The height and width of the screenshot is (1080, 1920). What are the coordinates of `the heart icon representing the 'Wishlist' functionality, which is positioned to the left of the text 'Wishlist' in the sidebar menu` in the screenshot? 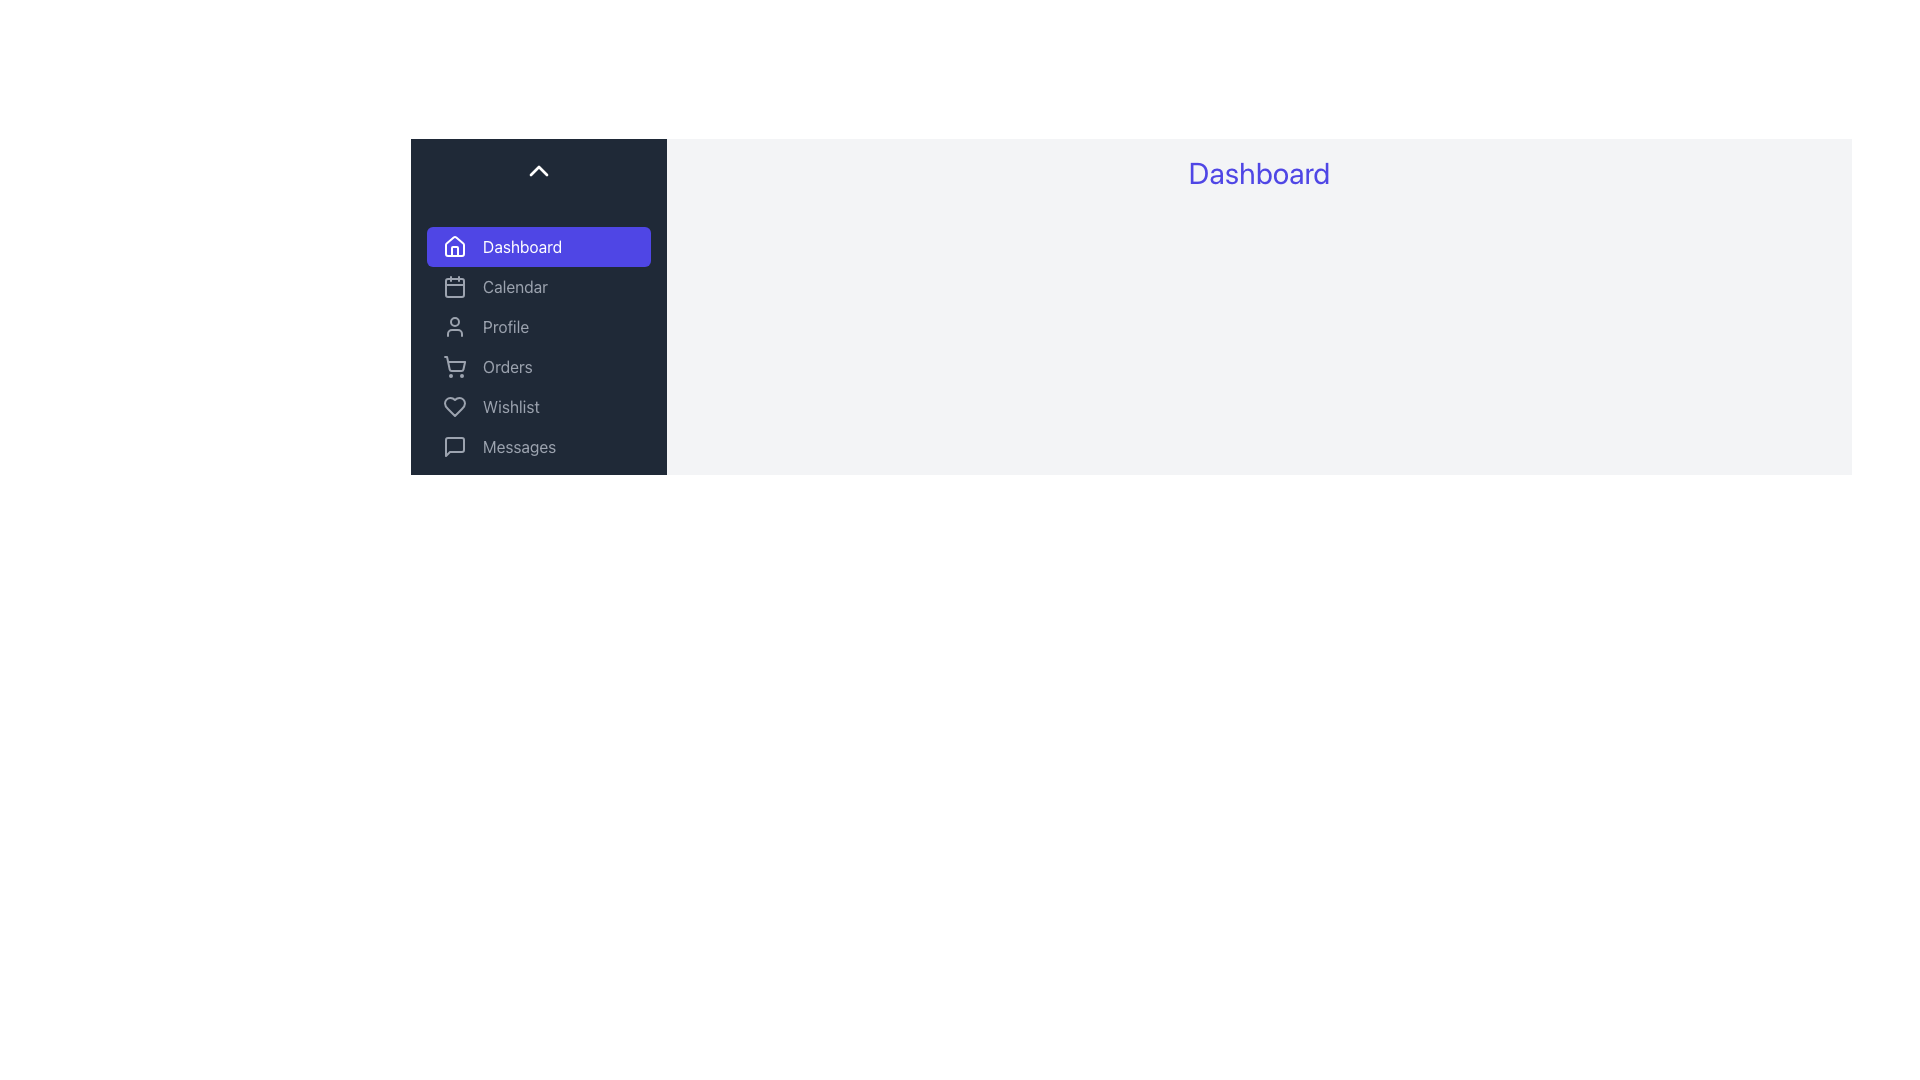 It's located at (454, 406).